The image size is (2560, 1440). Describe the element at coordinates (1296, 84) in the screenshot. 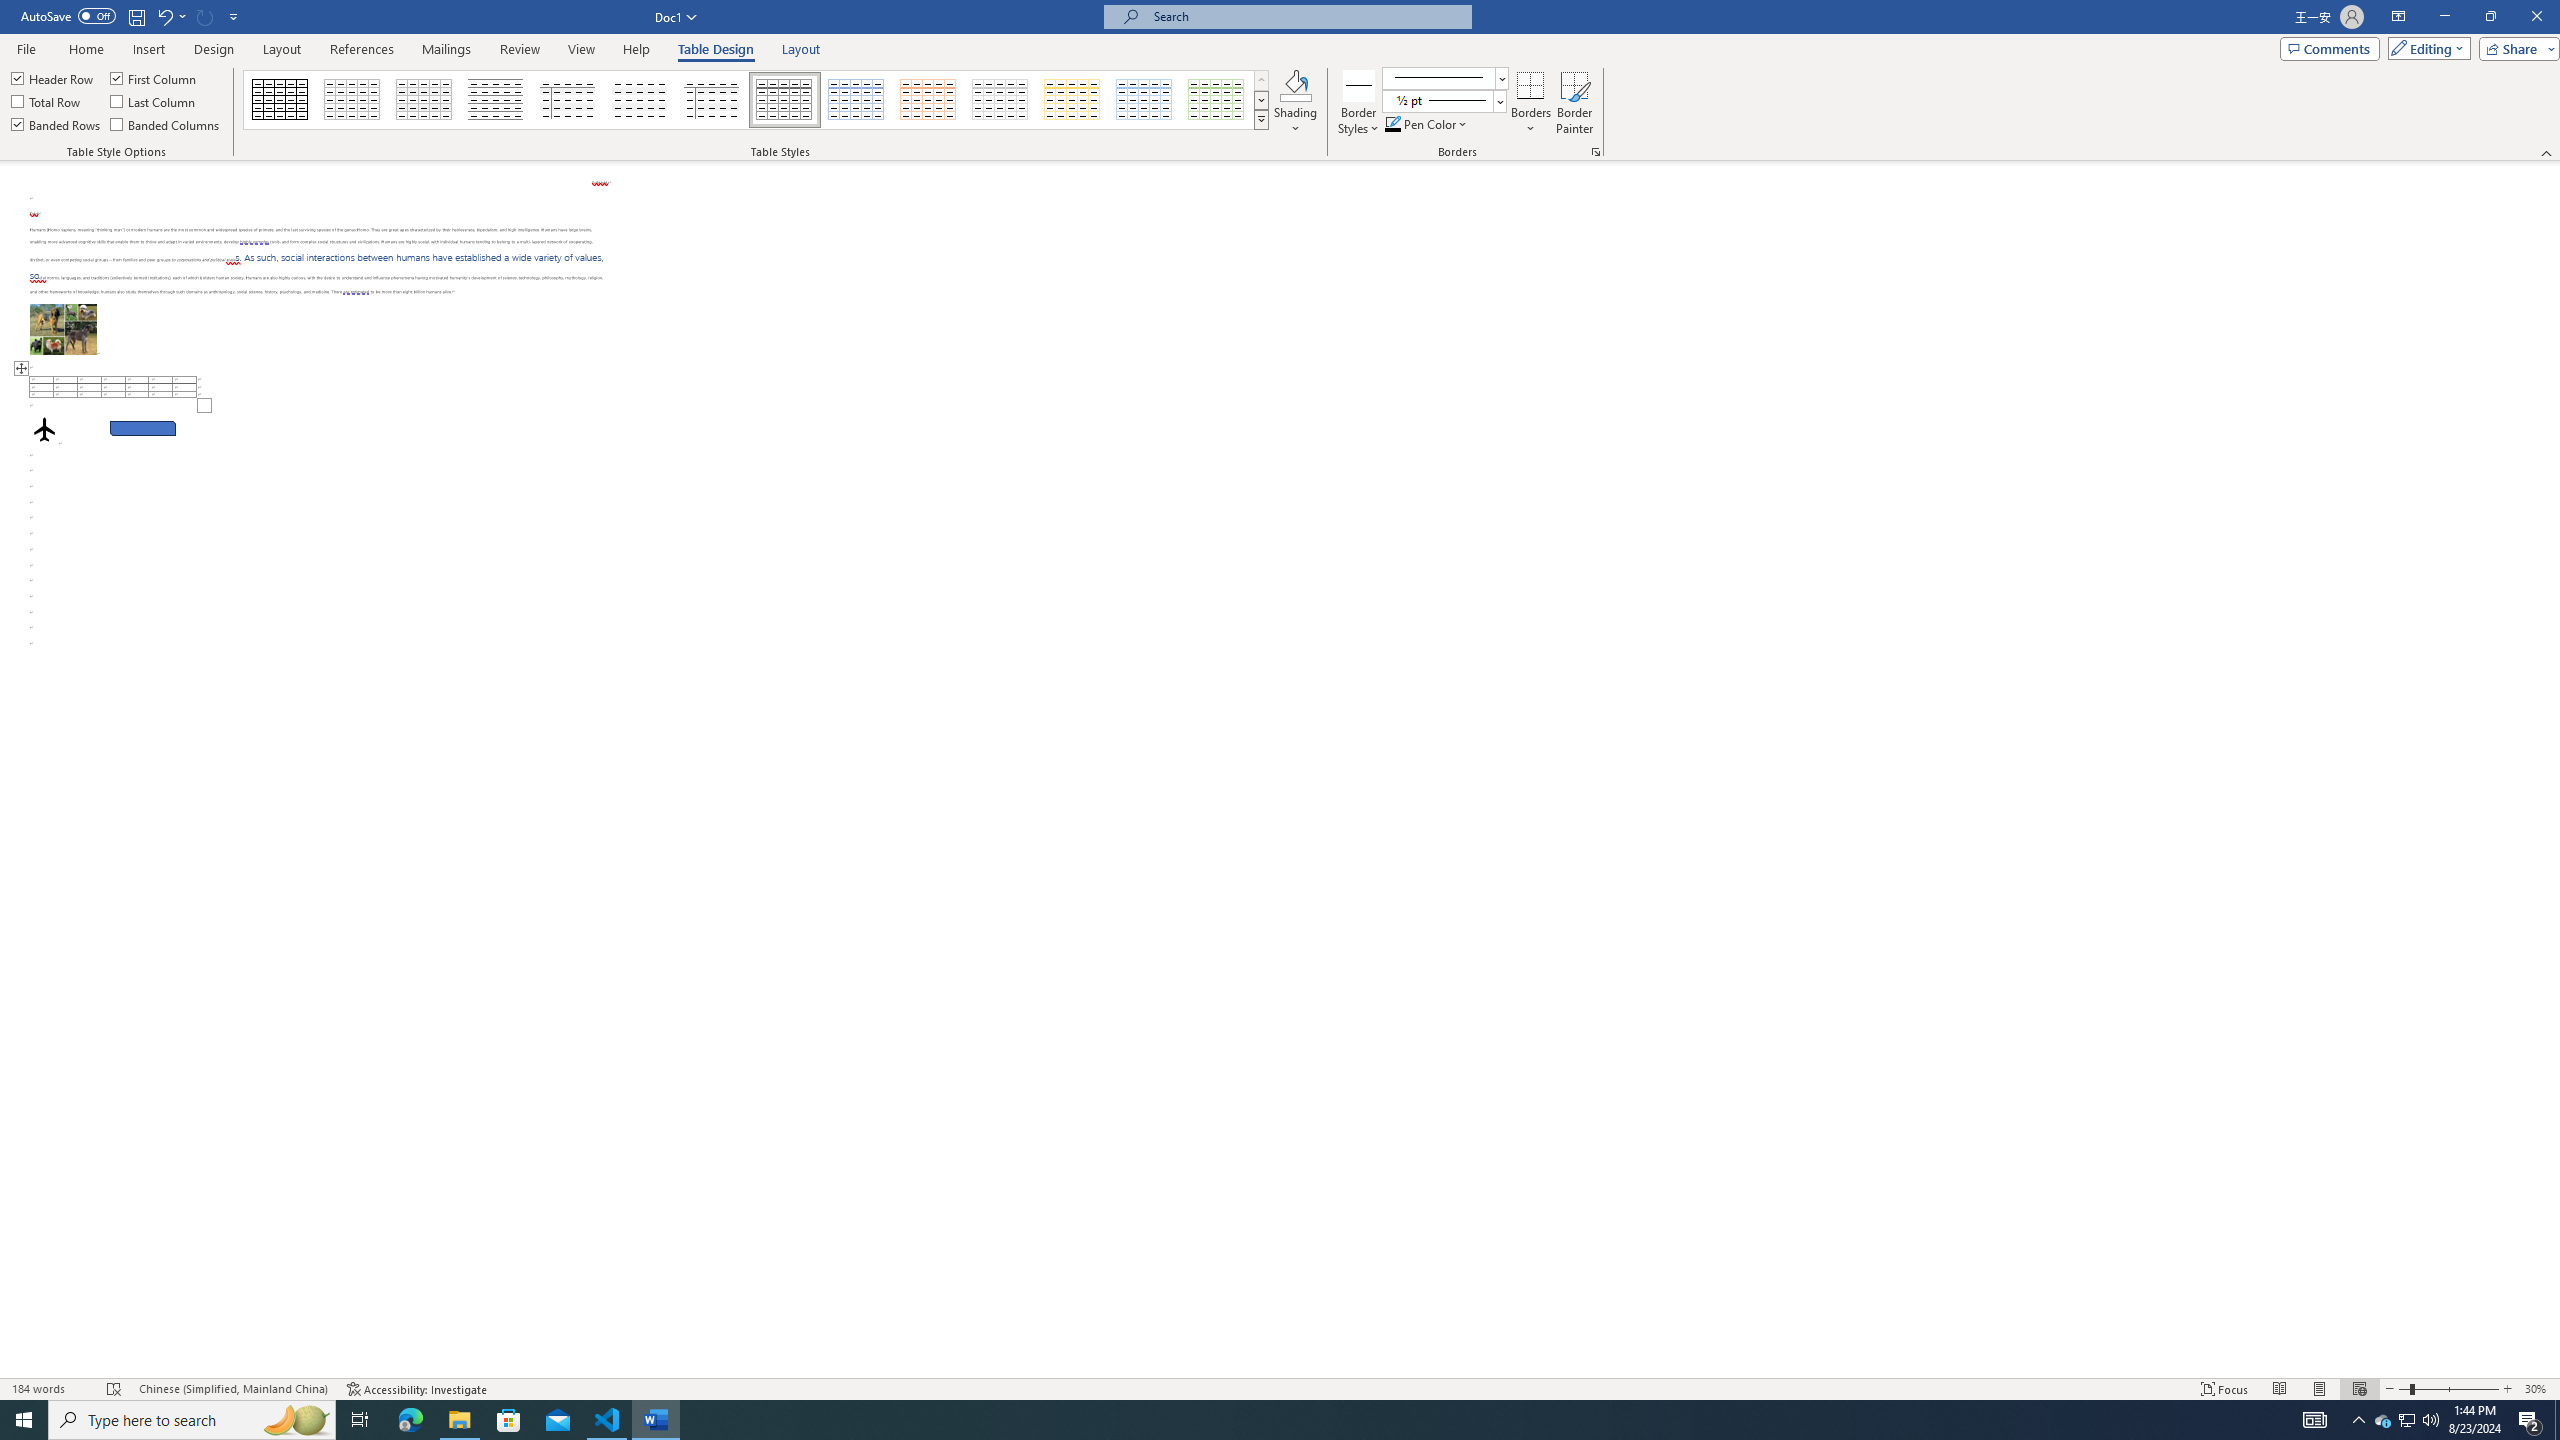

I see `'Shading RGB(0, 0, 0)'` at that location.